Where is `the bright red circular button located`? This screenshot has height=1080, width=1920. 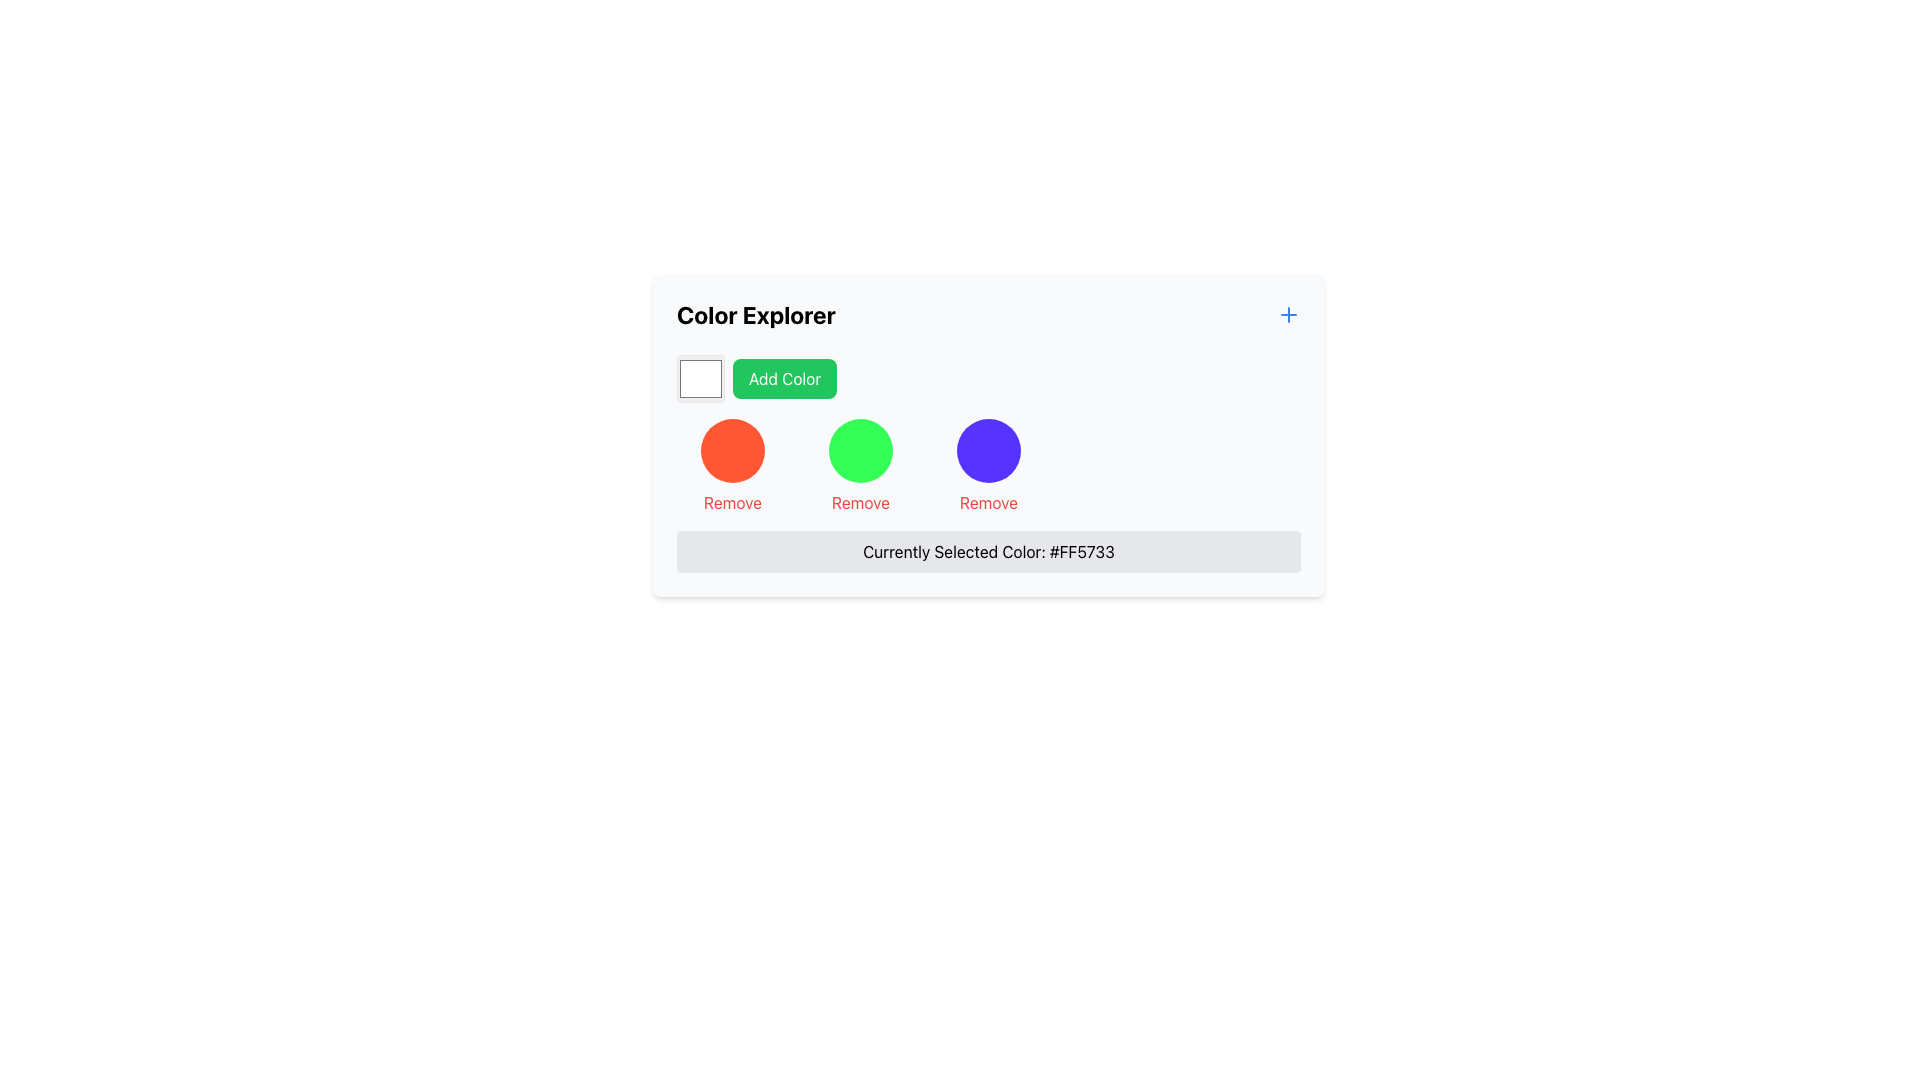 the bright red circular button located is located at coordinates (732, 451).